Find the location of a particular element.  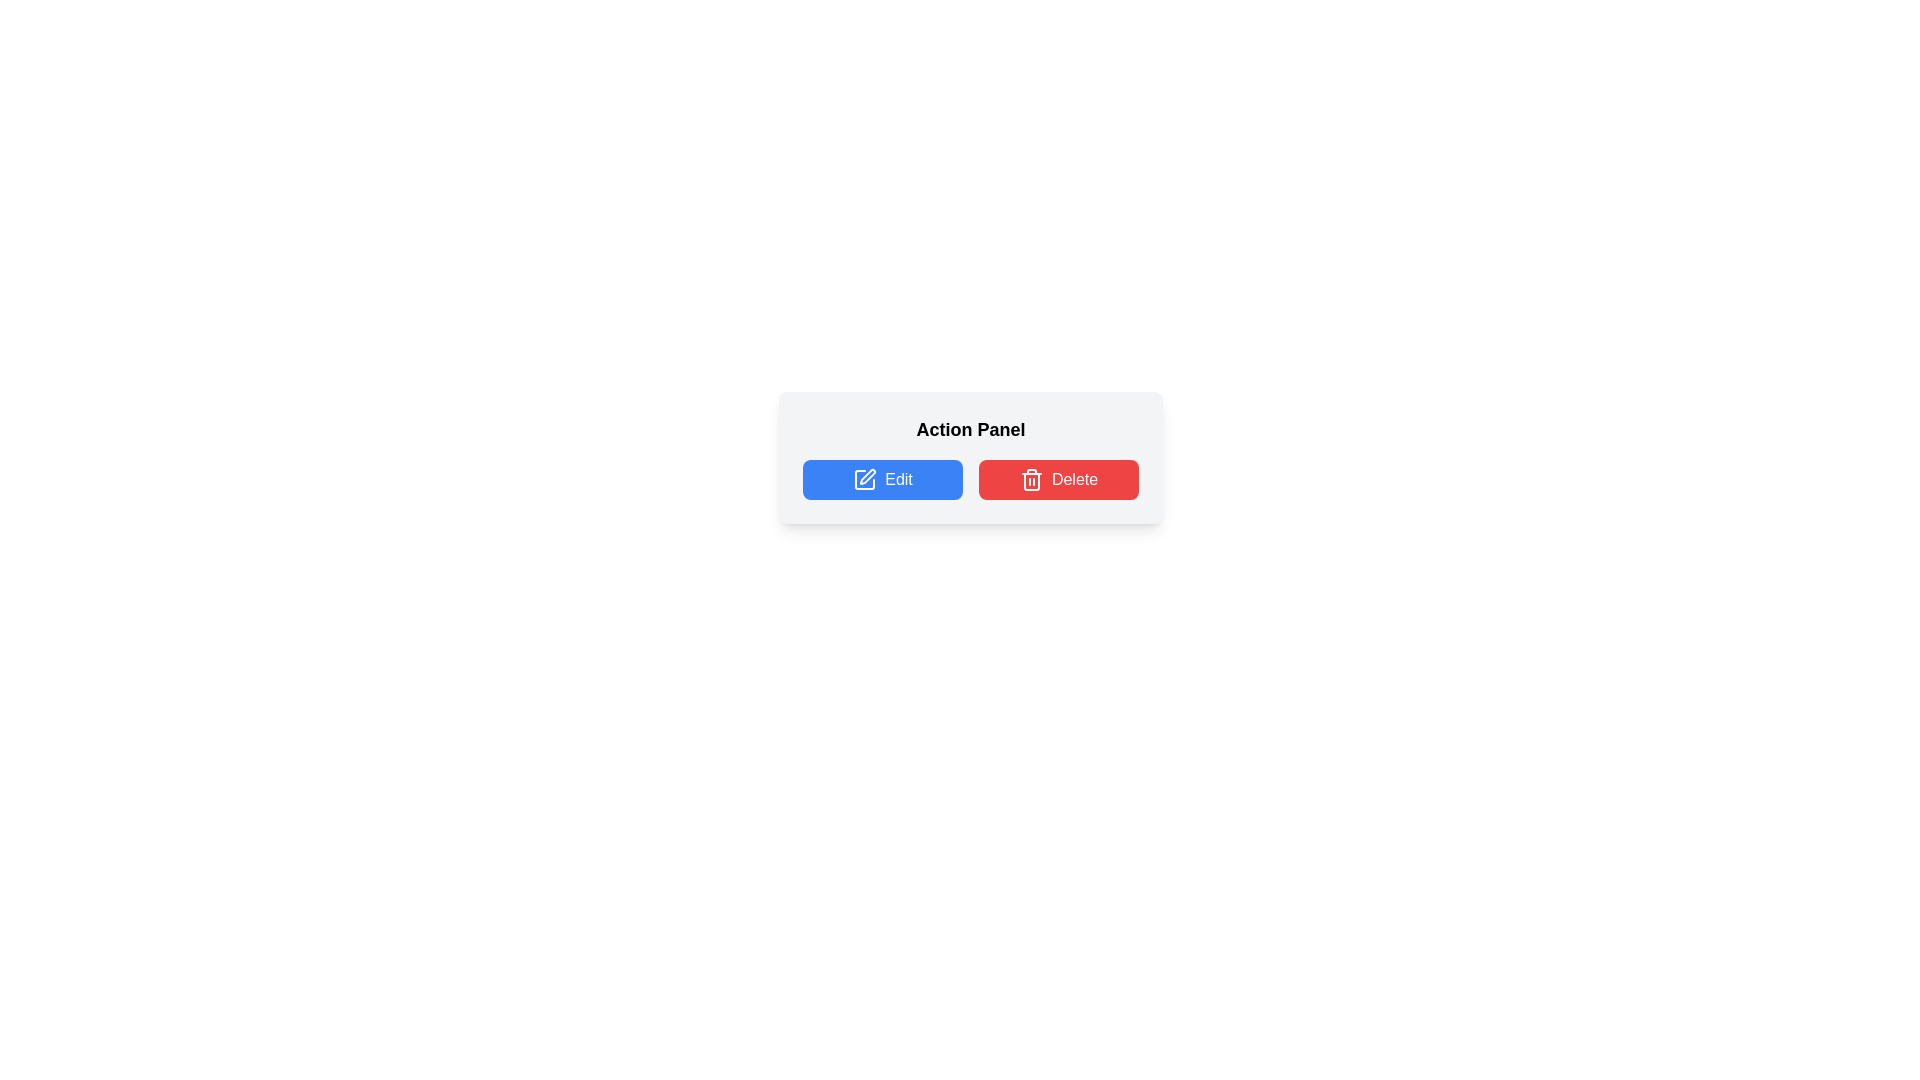

the 'Edit' SVG icon within the left blue button at the bottom of the Action Panel is located at coordinates (868, 477).